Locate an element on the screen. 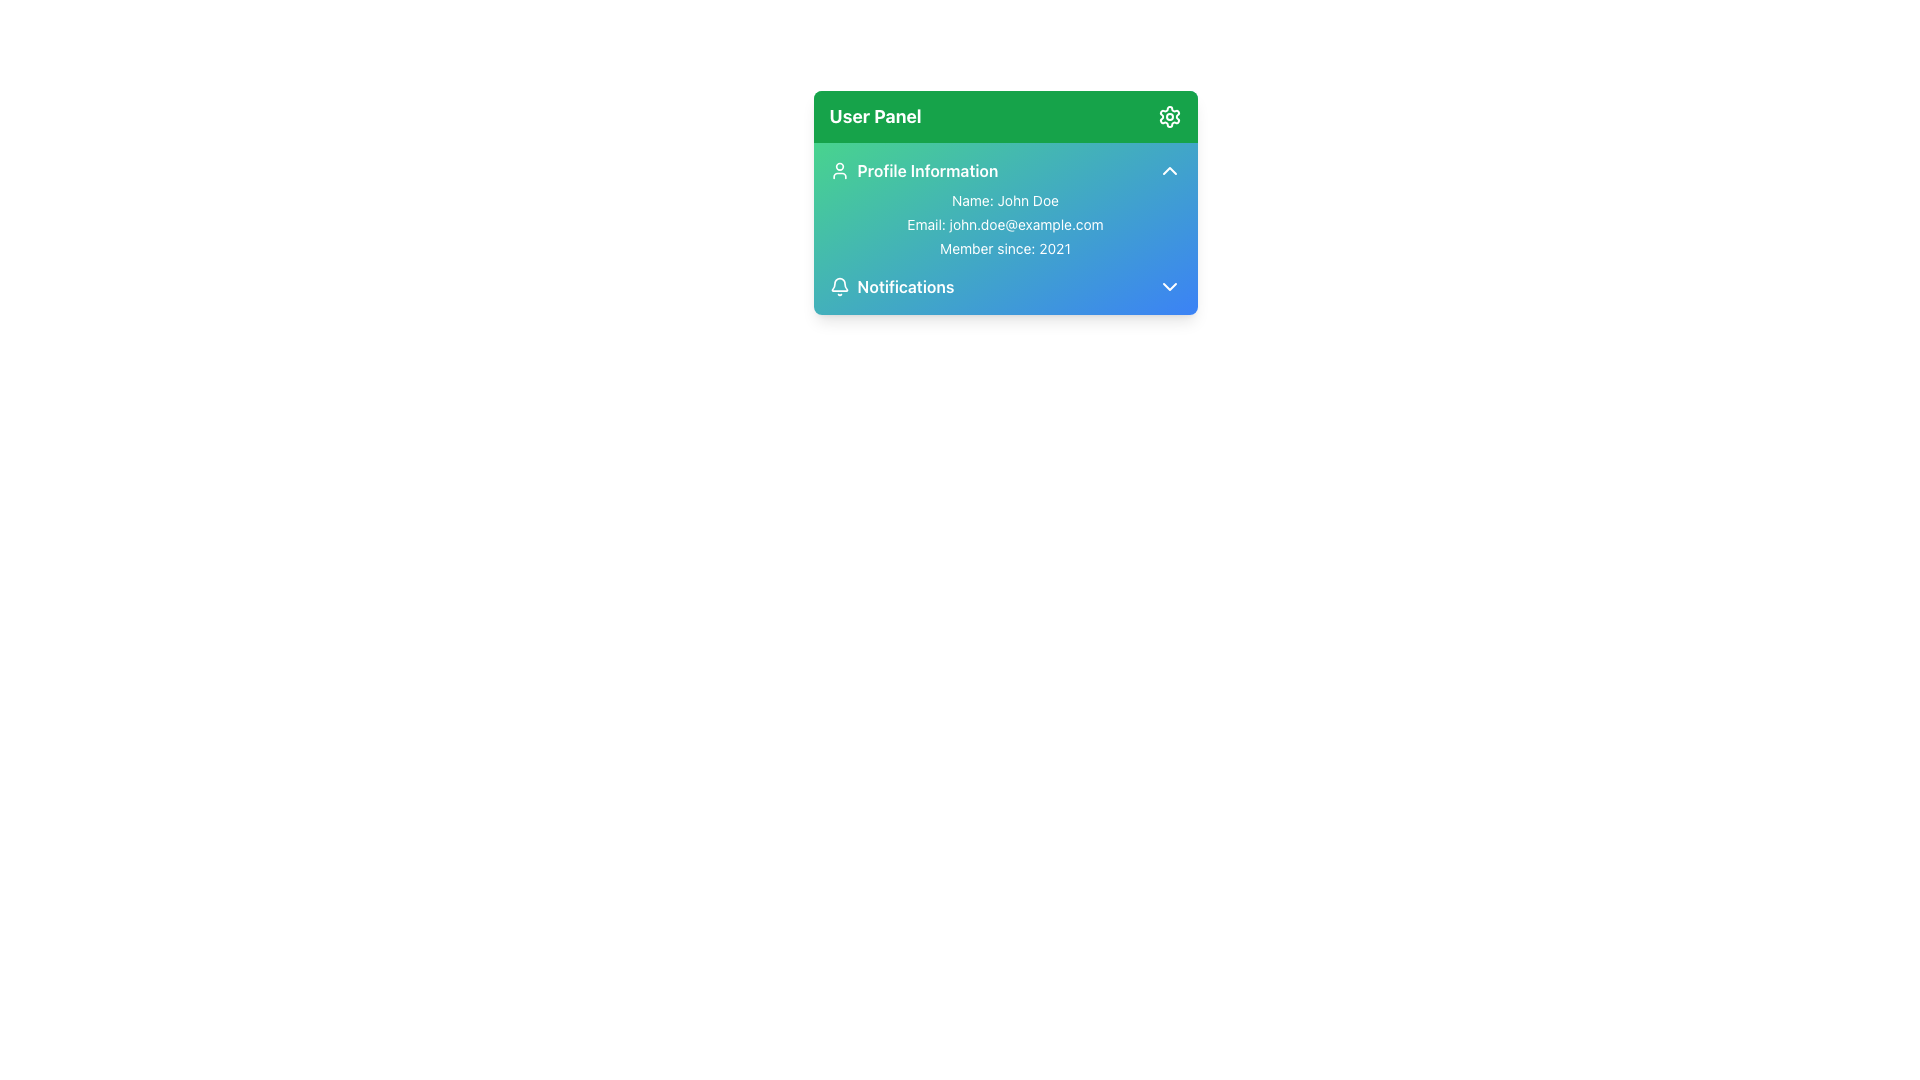 Image resolution: width=1920 pixels, height=1080 pixels. the 'Profile Information' header section, which has a light green-to-blue gradient background is located at coordinates (1005, 169).